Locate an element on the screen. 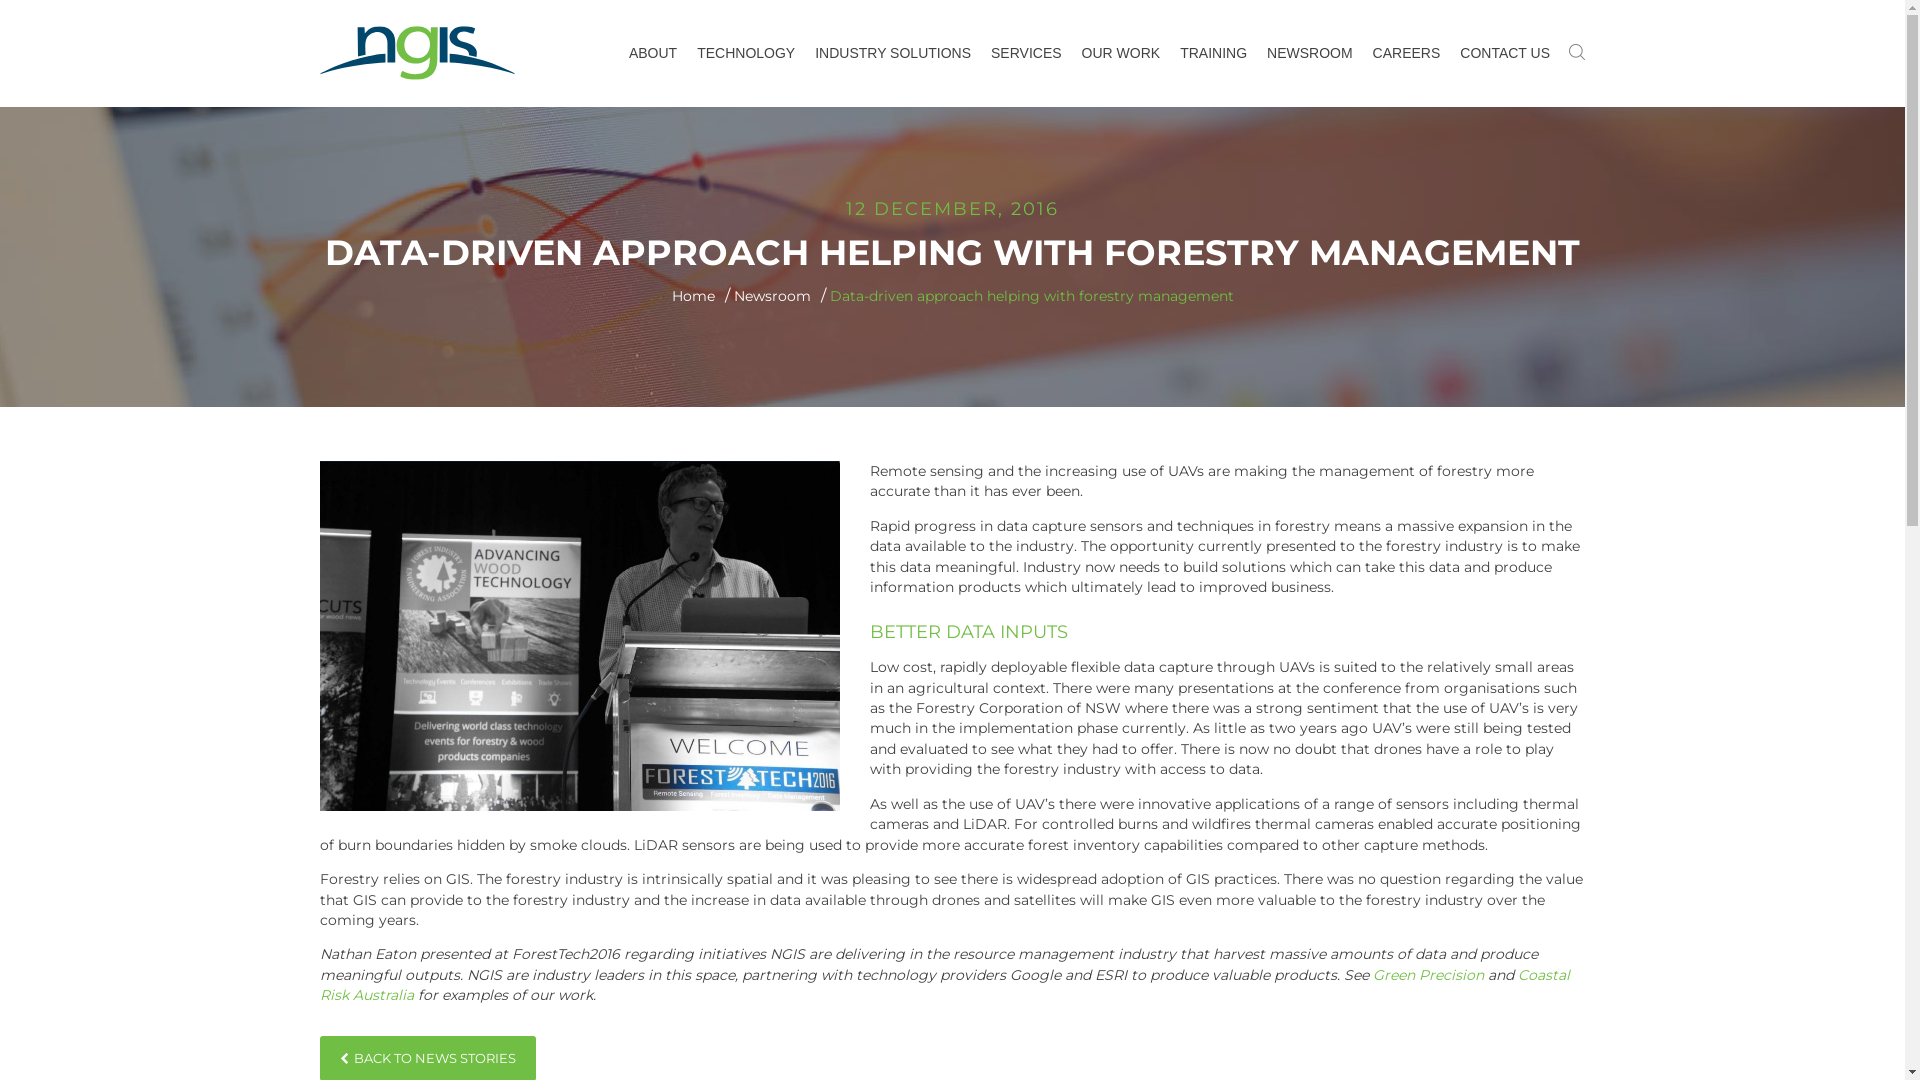 Image resolution: width=1920 pixels, height=1080 pixels. 'OUR WORK' is located at coordinates (1070, 52).